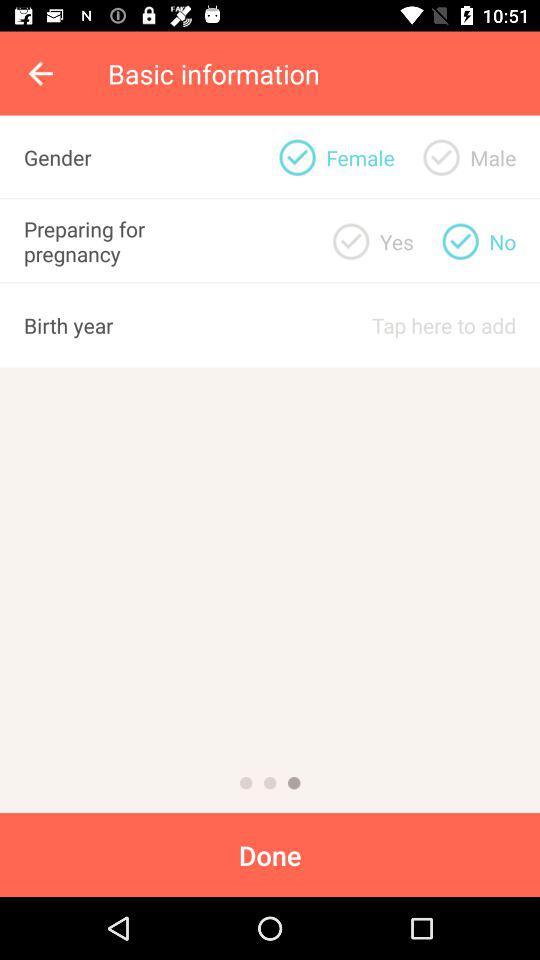 The height and width of the screenshot is (960, 540). Describe the element at coordinates (246, 783) in the screenshot. I see `next photo` at that location.